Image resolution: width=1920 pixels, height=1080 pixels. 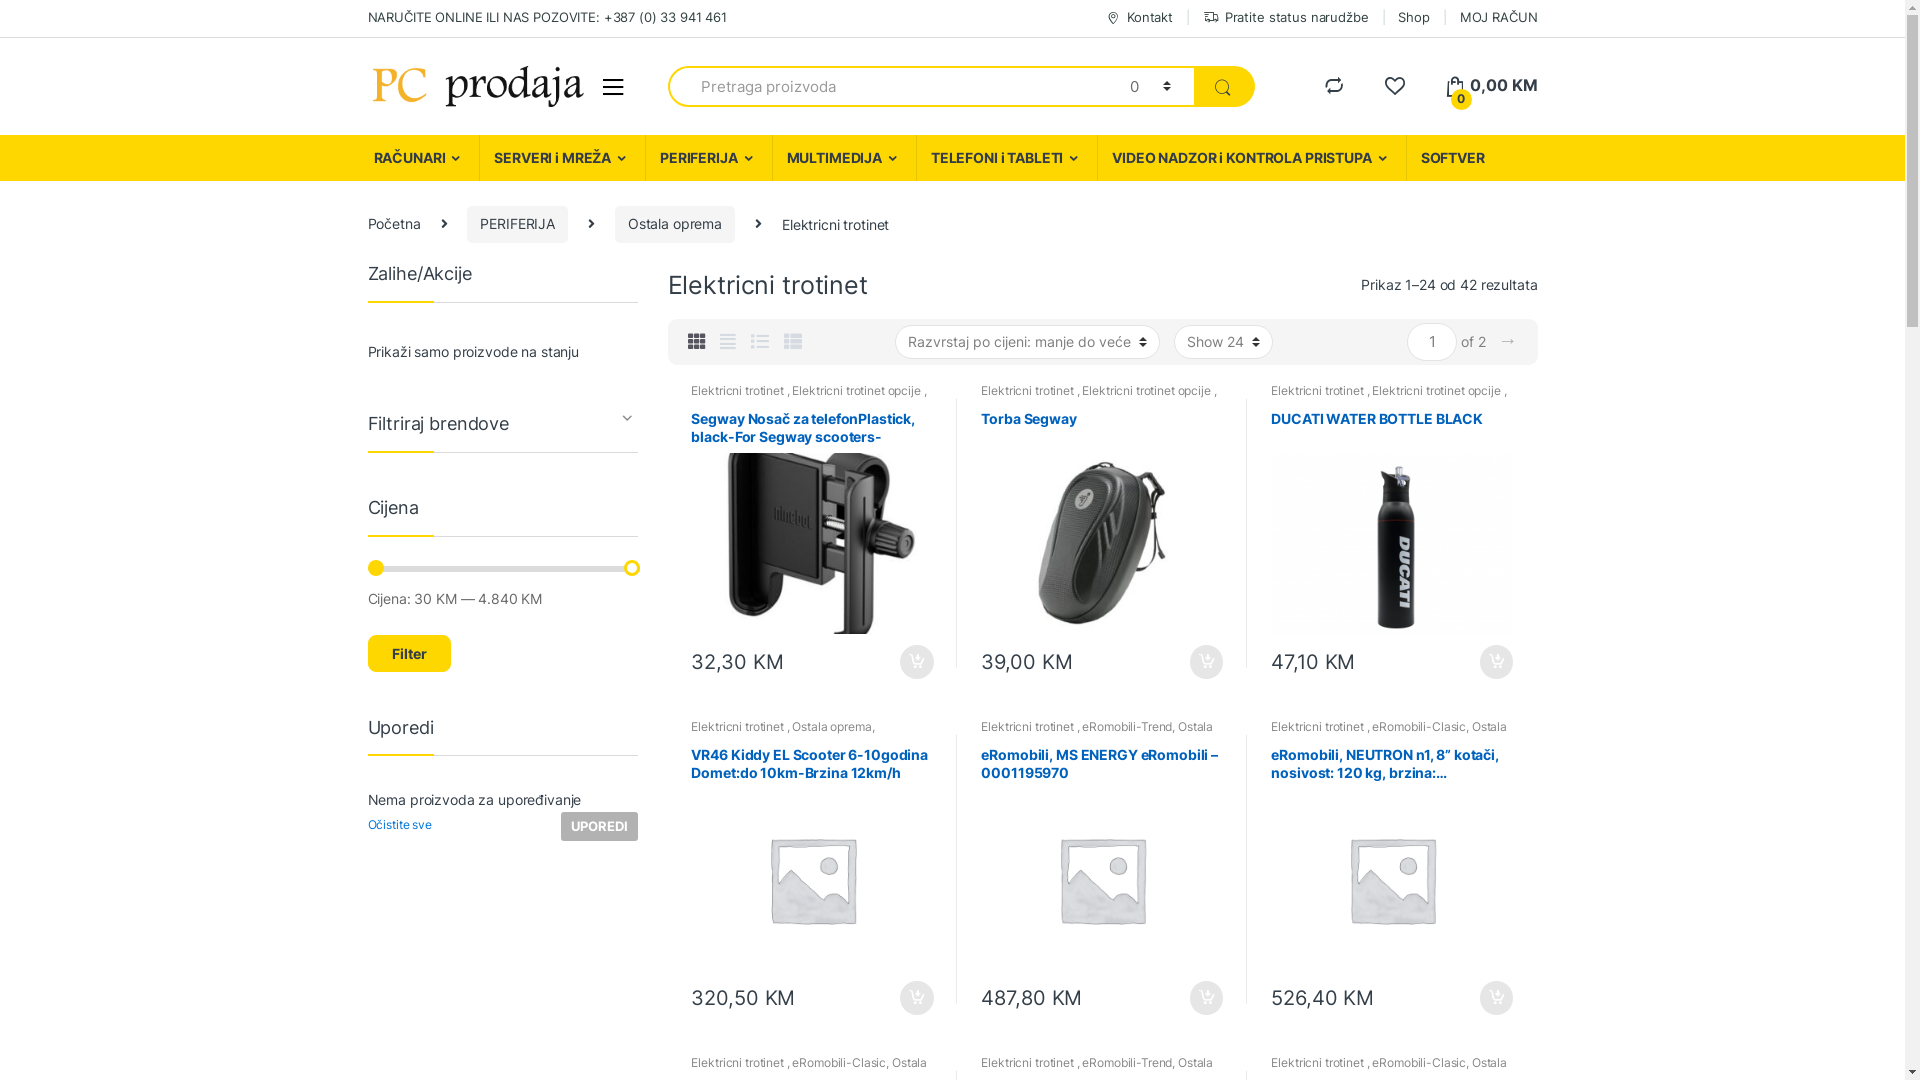 I want to click on 'PERIFERIJA', so click(x=465, y=224).